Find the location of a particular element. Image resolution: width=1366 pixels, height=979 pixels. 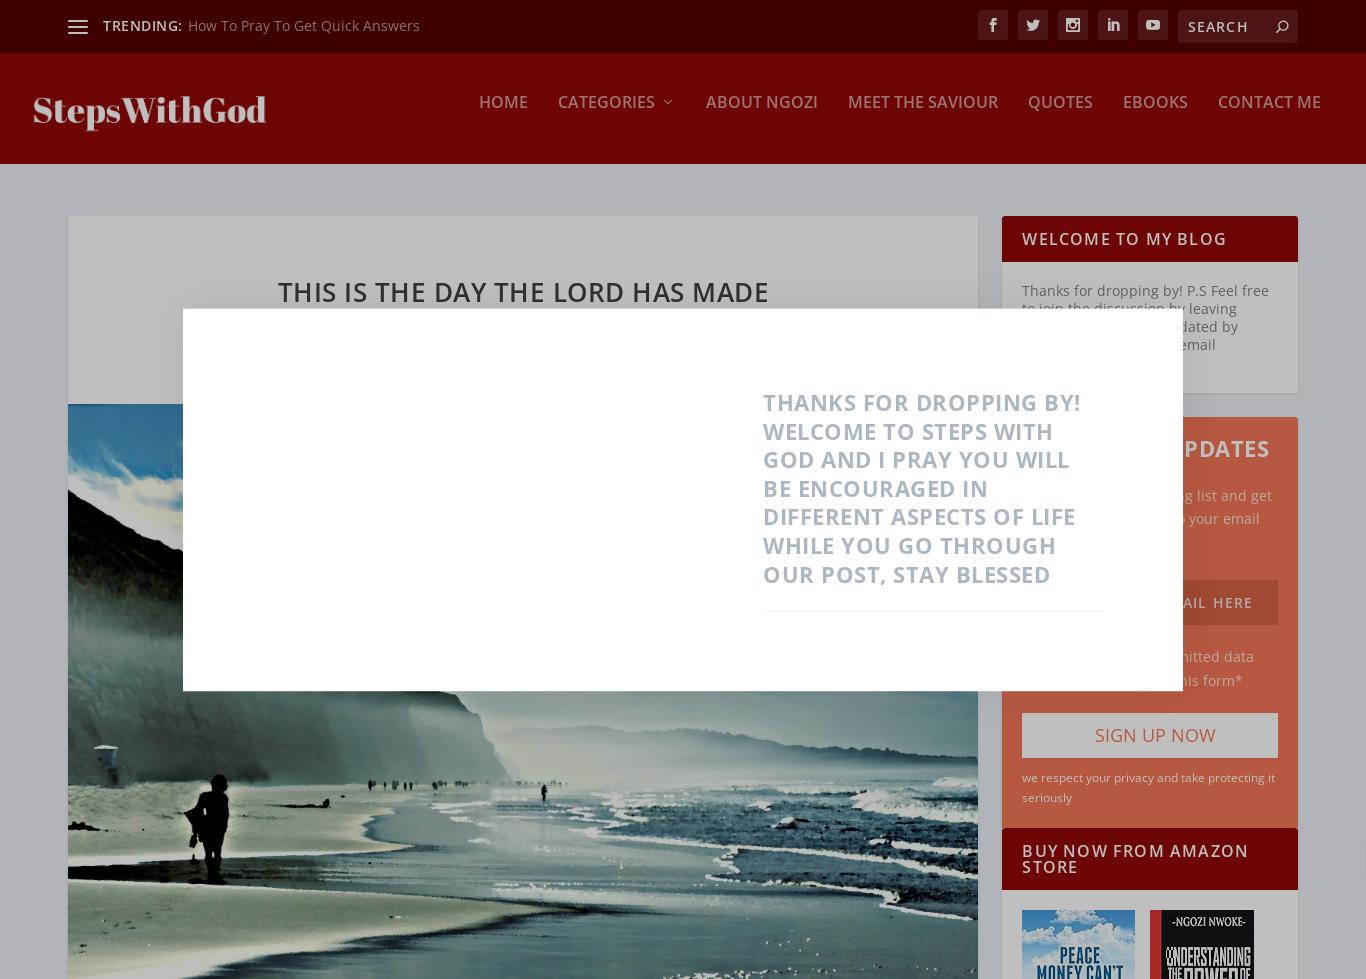

'Welcome To My Blog' is located at coordinates (1122, 225).